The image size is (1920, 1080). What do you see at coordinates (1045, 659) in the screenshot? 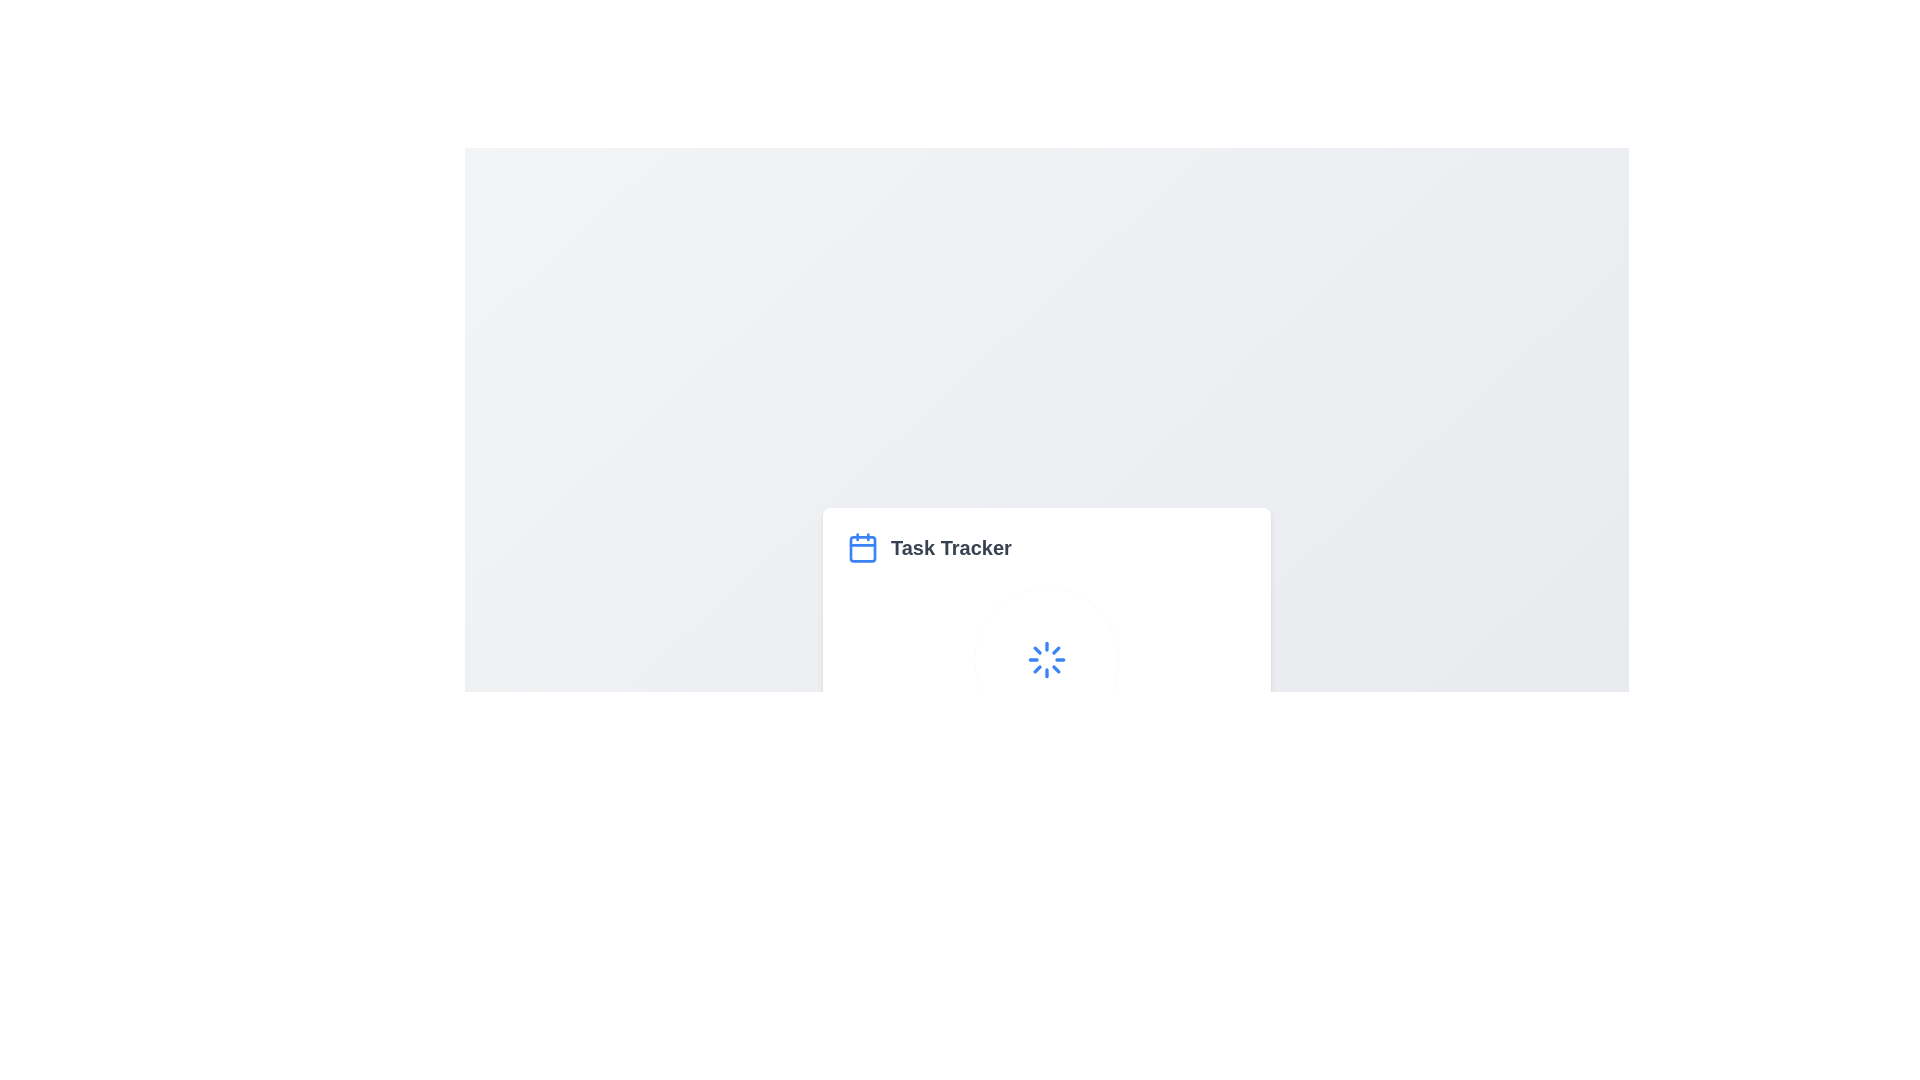
I see `the circular spinner loading indicator located below the 'Task Tracker' label to monitor the loading status` at bounding box center [1045, 659].